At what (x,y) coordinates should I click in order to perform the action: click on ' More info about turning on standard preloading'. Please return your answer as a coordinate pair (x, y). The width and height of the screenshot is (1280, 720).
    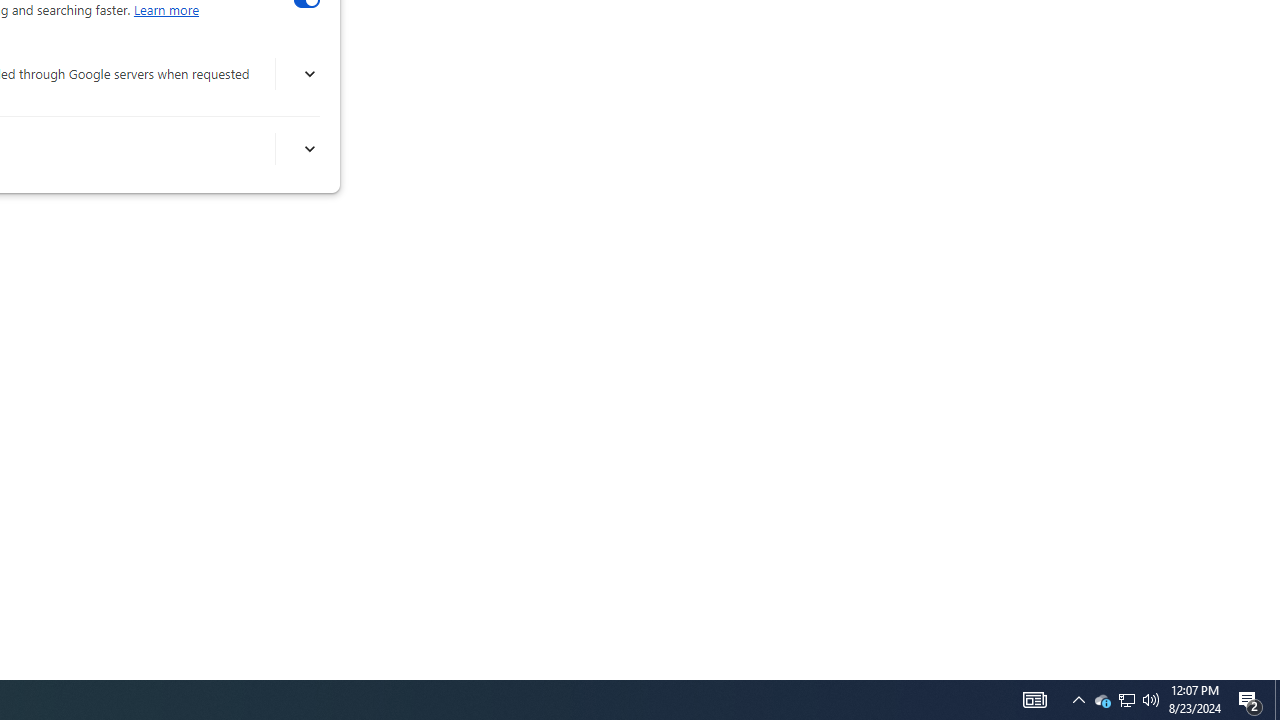
    Looking at the image, I should click on (308, 148).